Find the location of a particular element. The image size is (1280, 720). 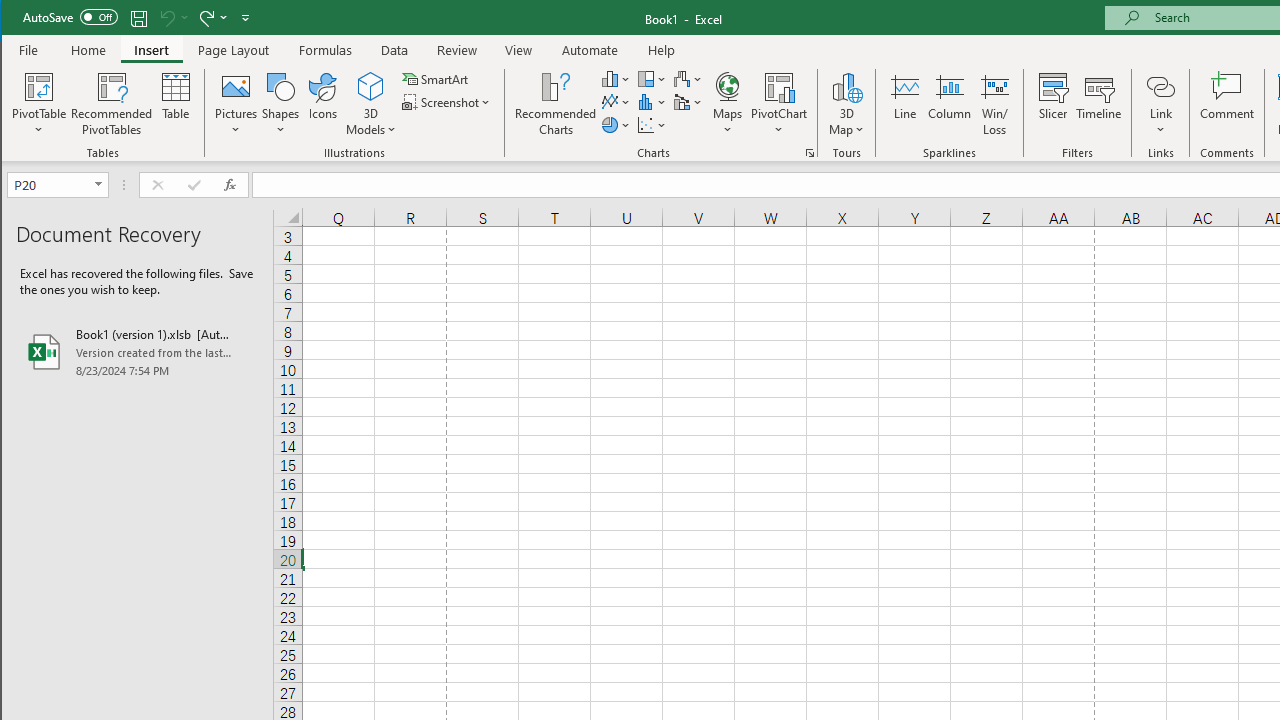

'3D Models' is located at coordinates (371, 85).